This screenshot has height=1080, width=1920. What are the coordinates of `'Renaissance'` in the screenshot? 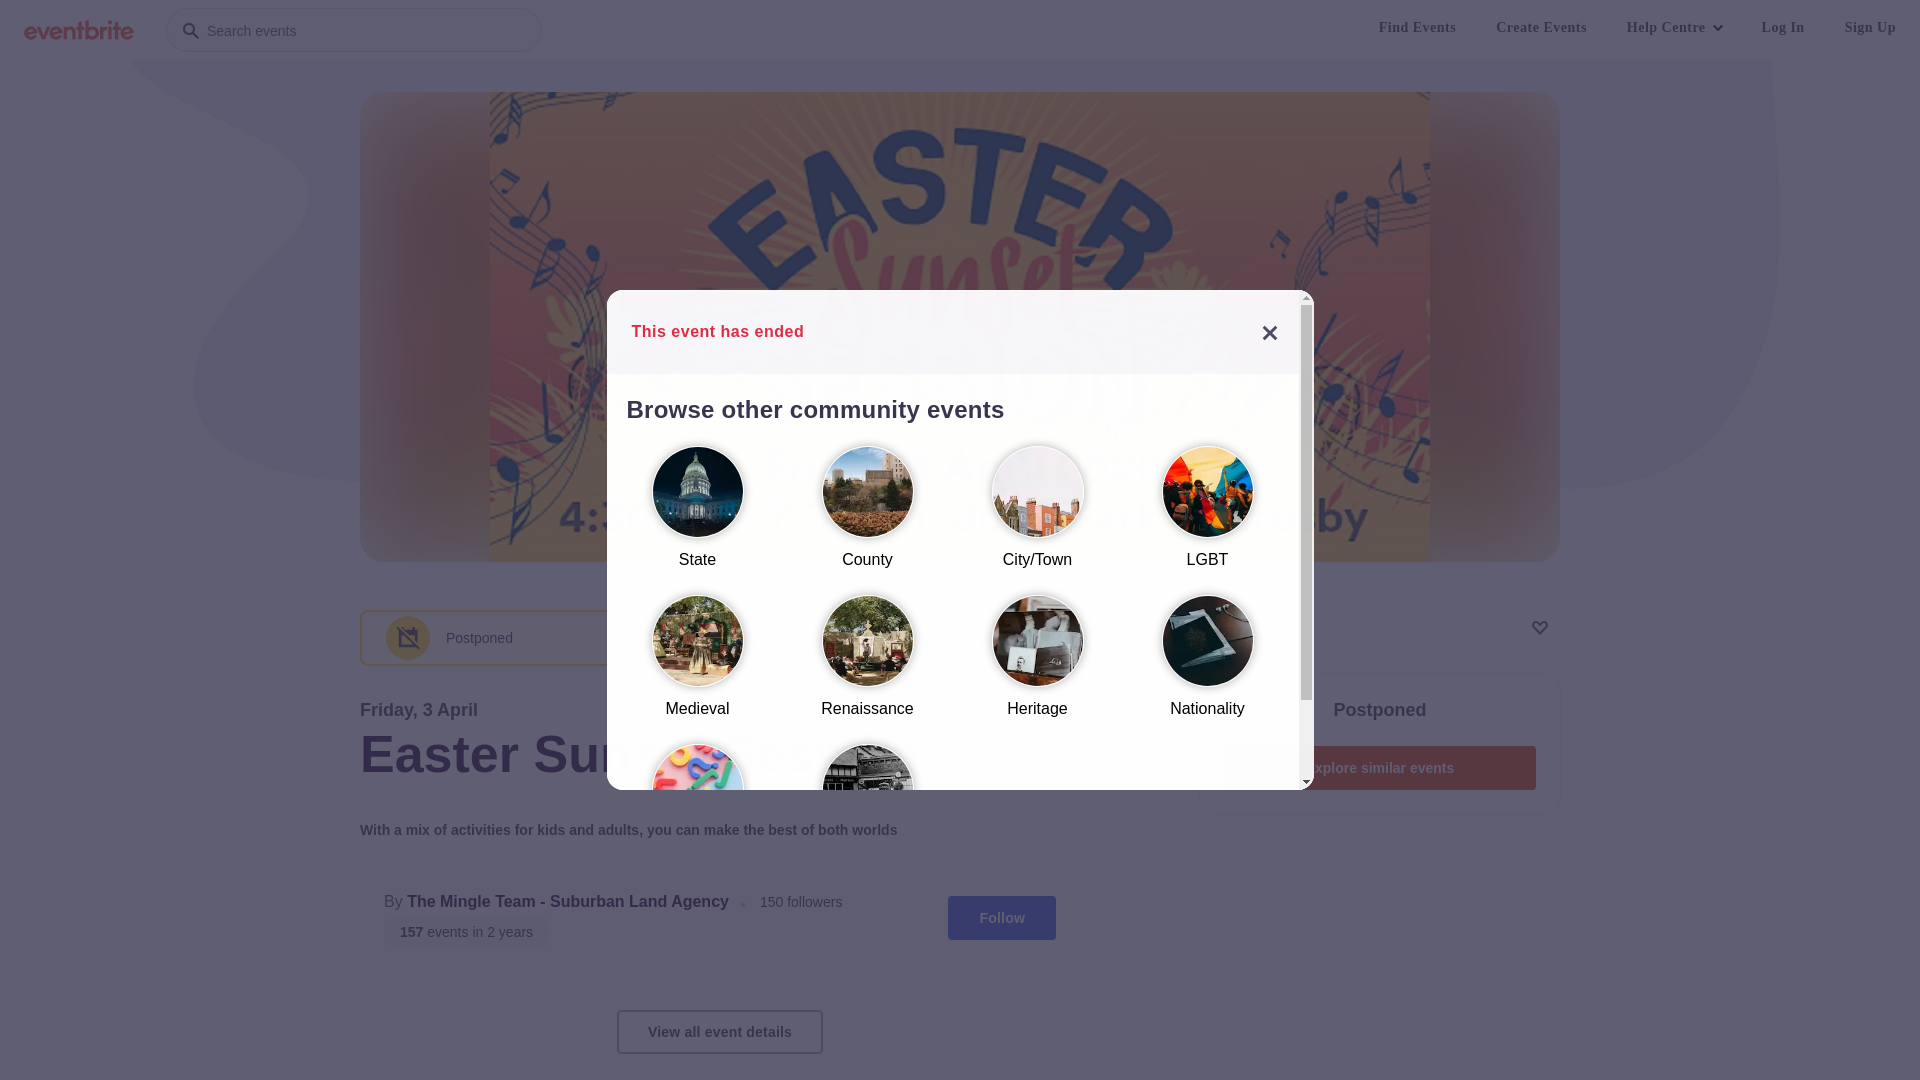 It's located at (867, 665).